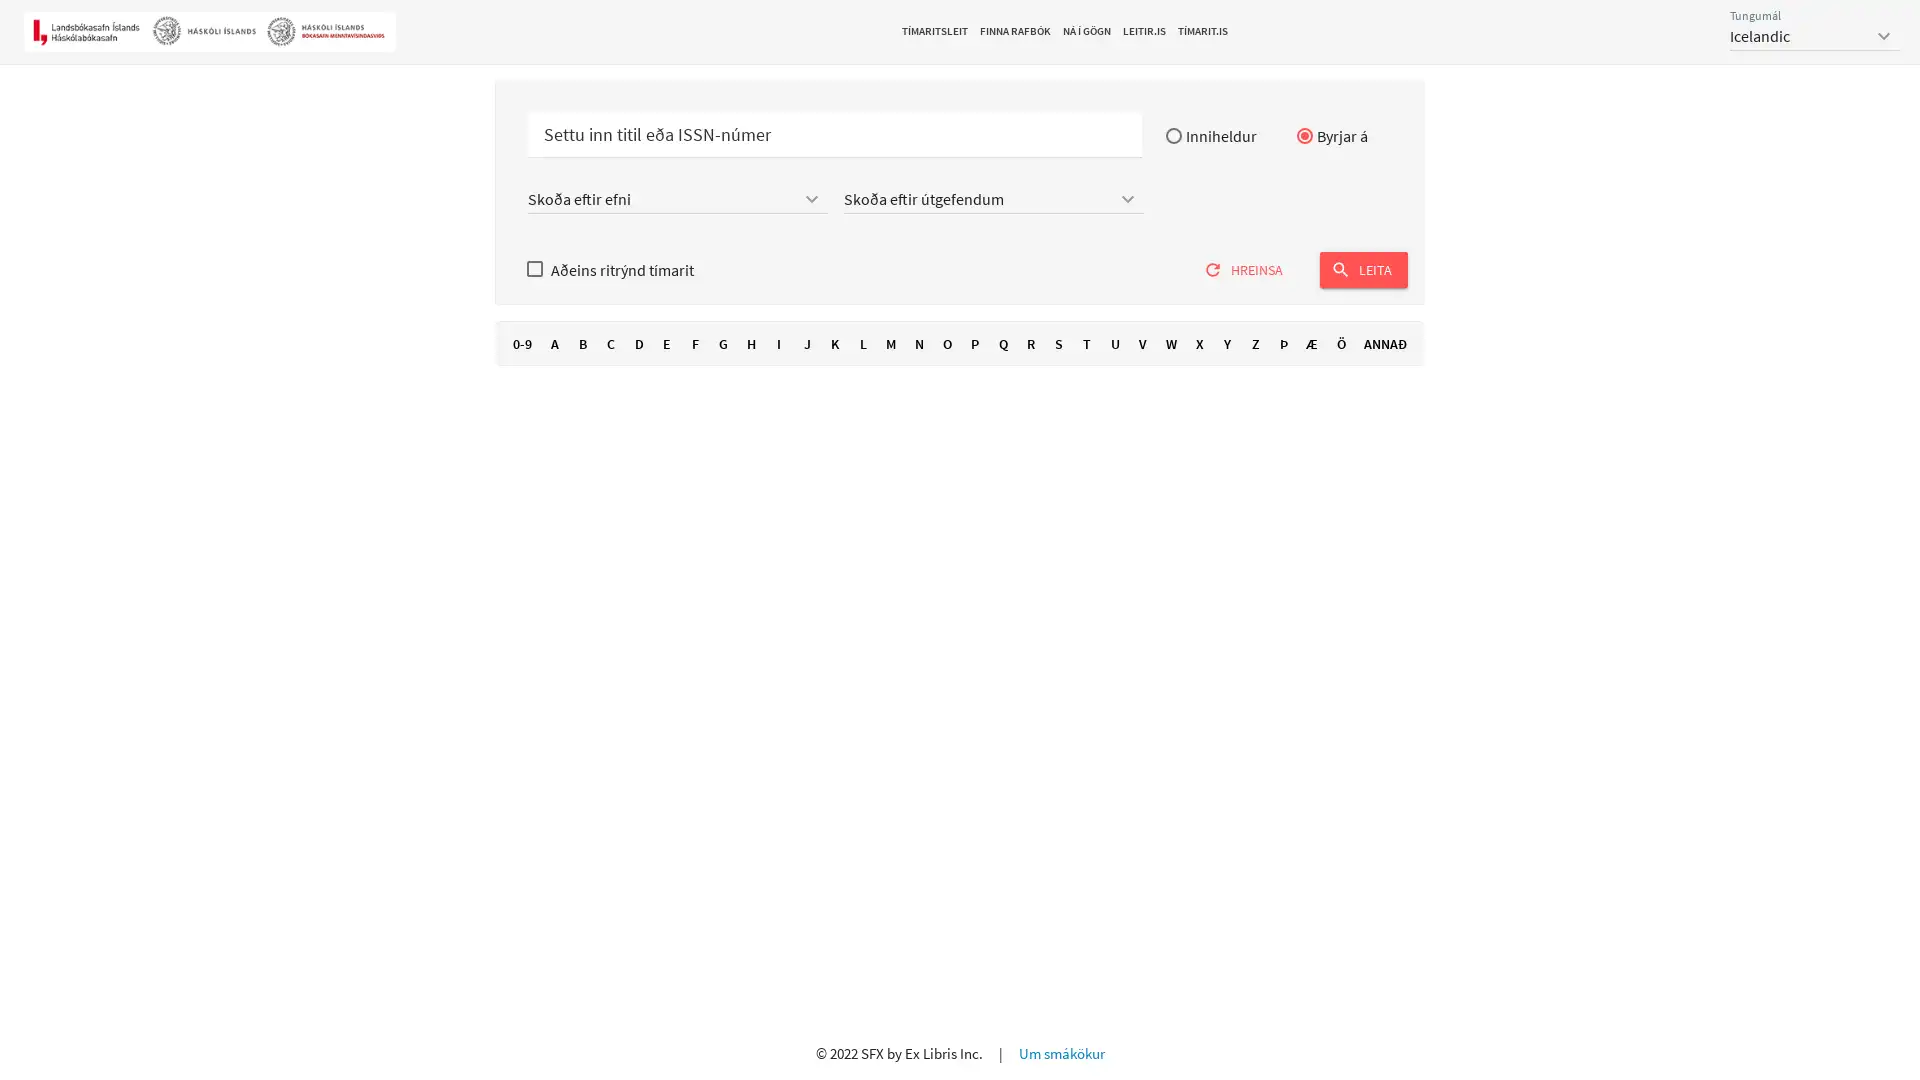 The image size is (1920, 1080). What do you see at coordinates (1253, 342) in the screenshot?
I see `Z` at bounding box center [1253, 342].